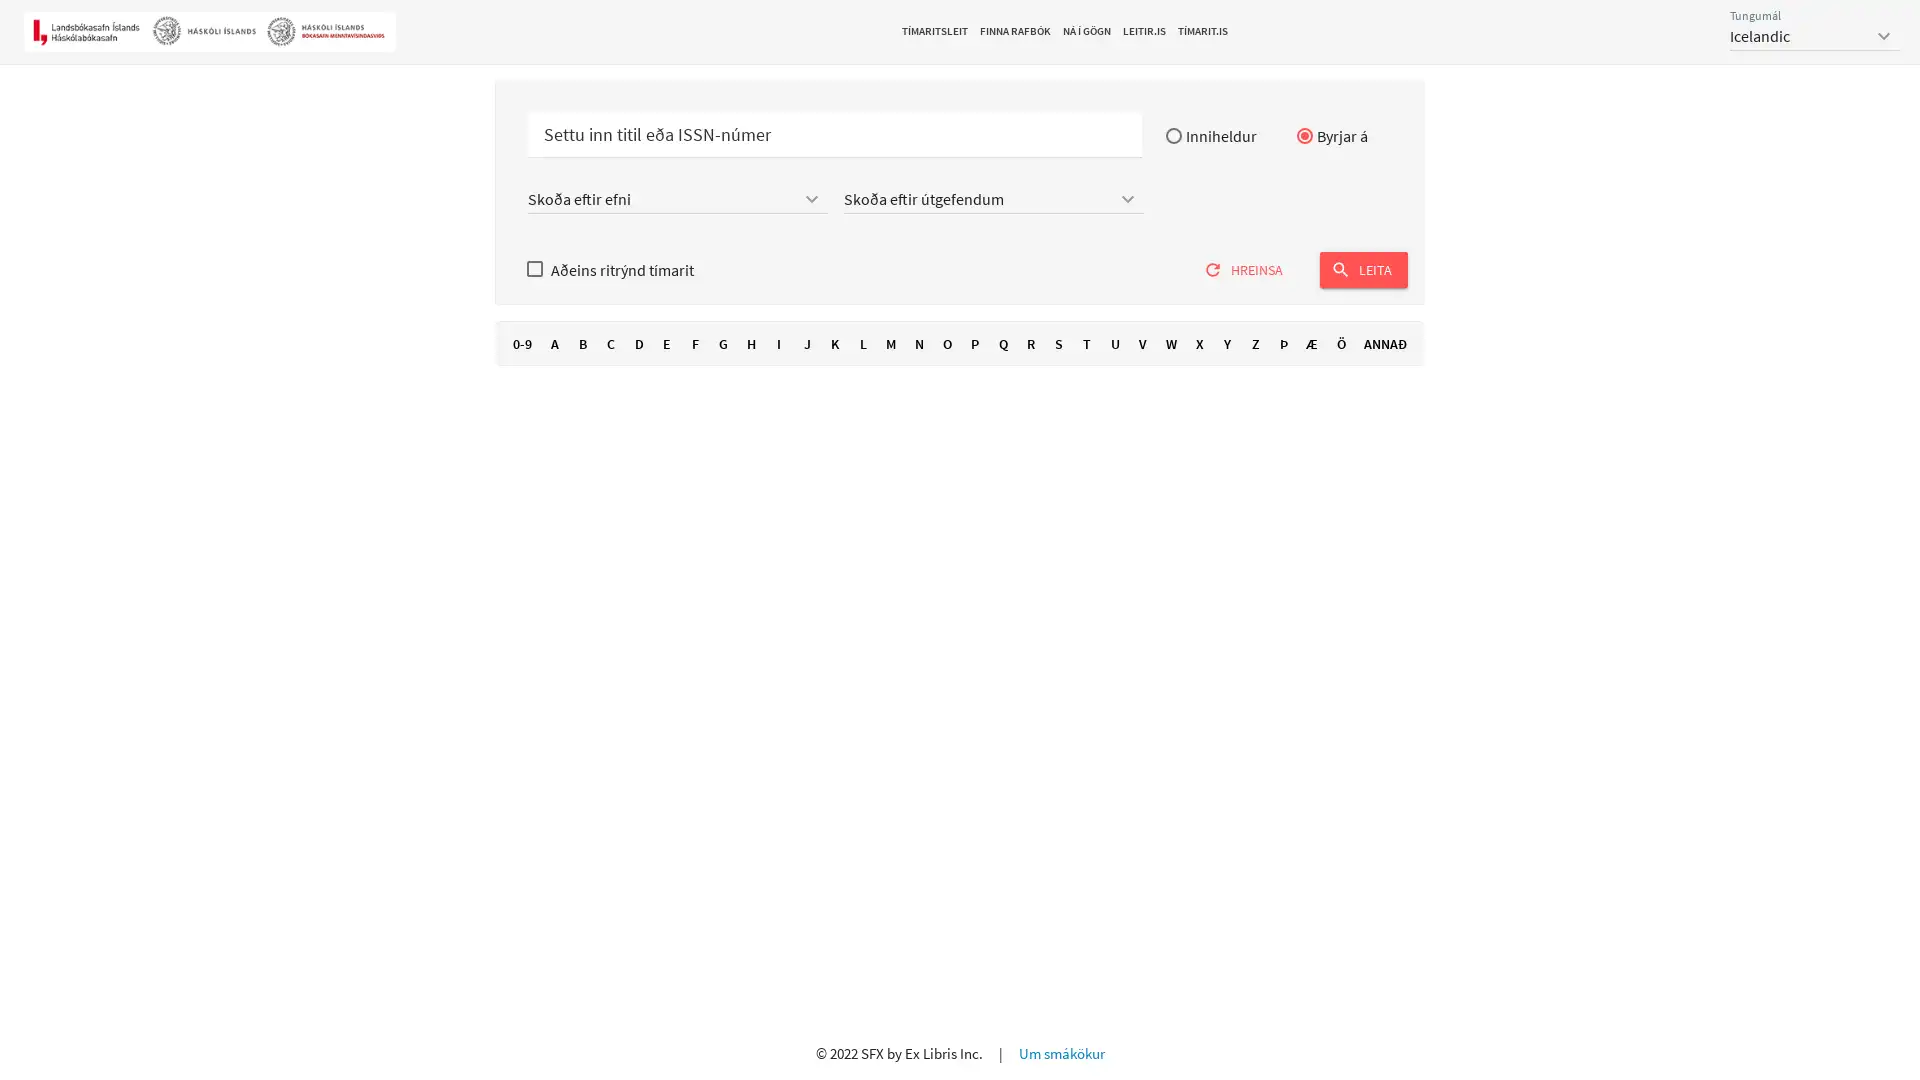 The image size is (1920, 1080). What do you see at coordinates (1253, 342) in the screenshot?
I see `Z` at bounding box center [1253, 342].